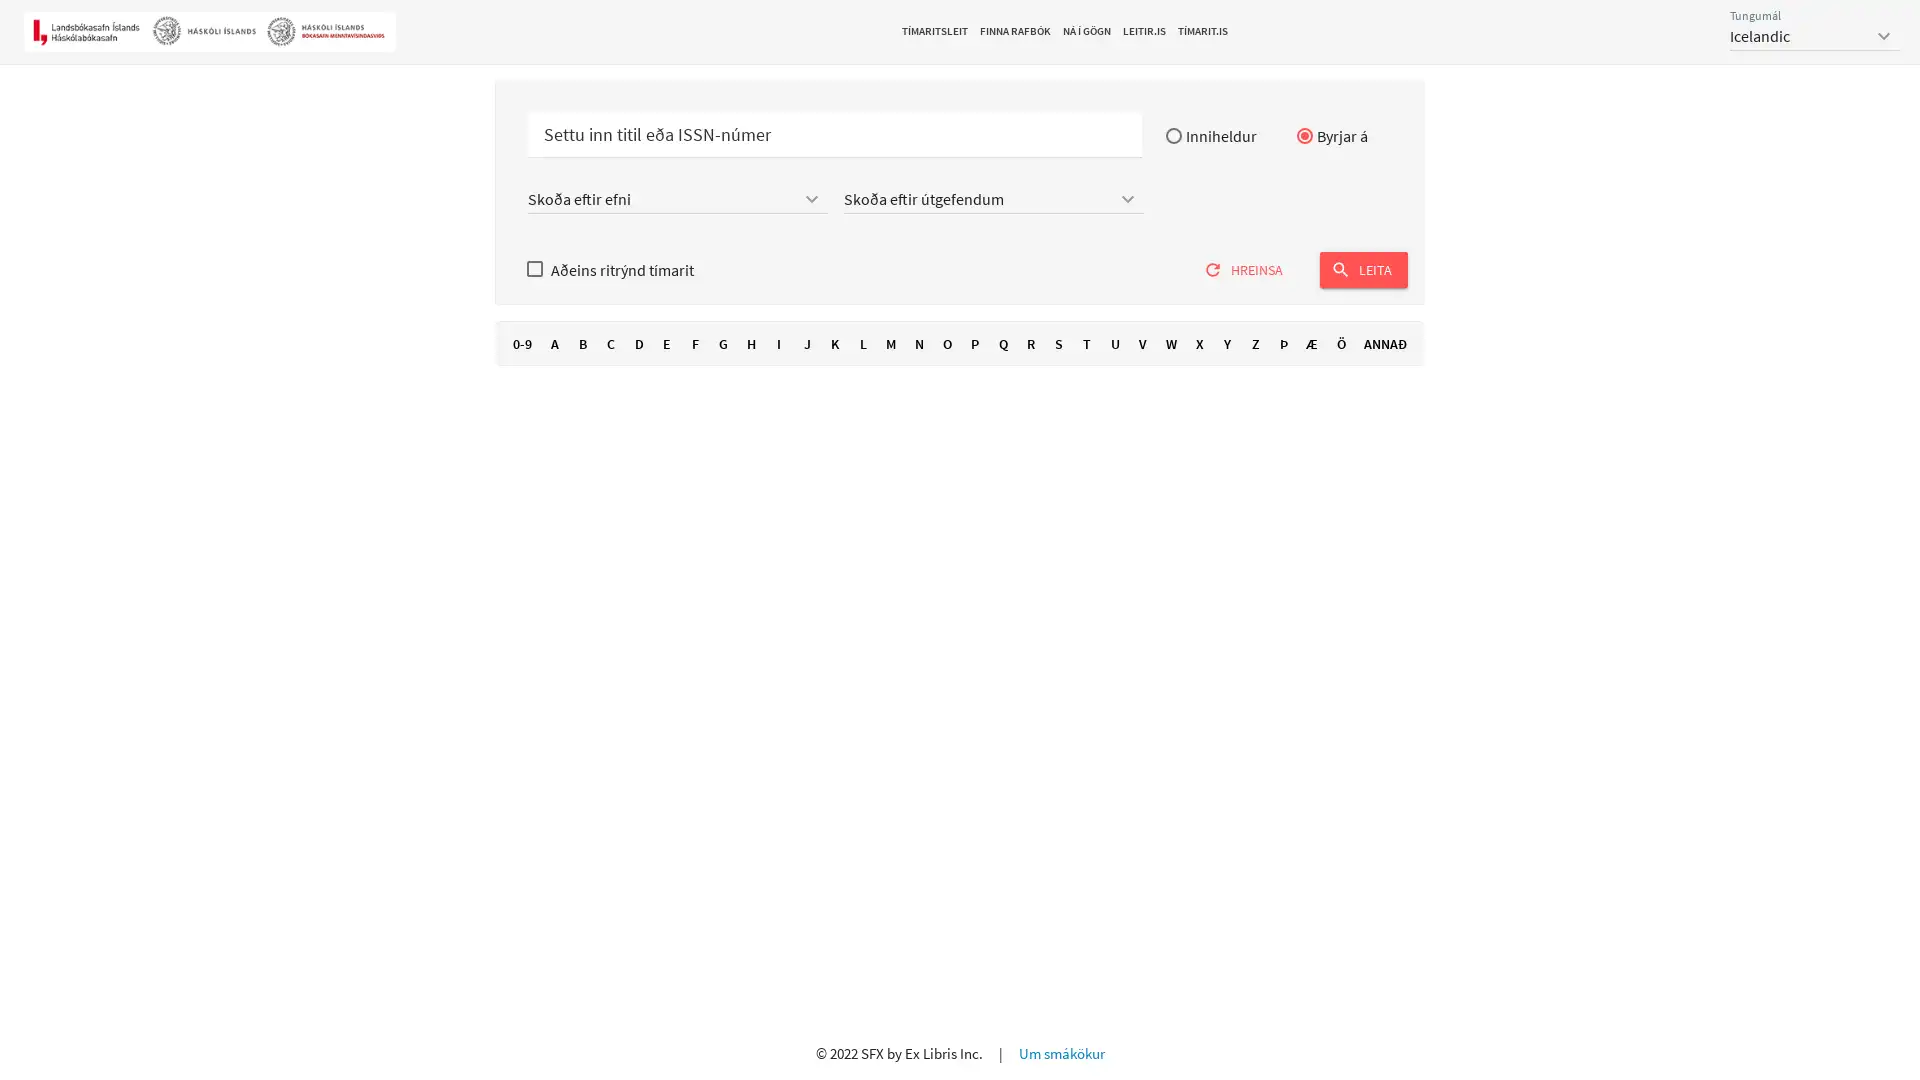 The image size is (1920, 1080). What do you see at coordinates (1253, 342) in the screenshot?
I see `Z` at bounding box center [1253, 342].